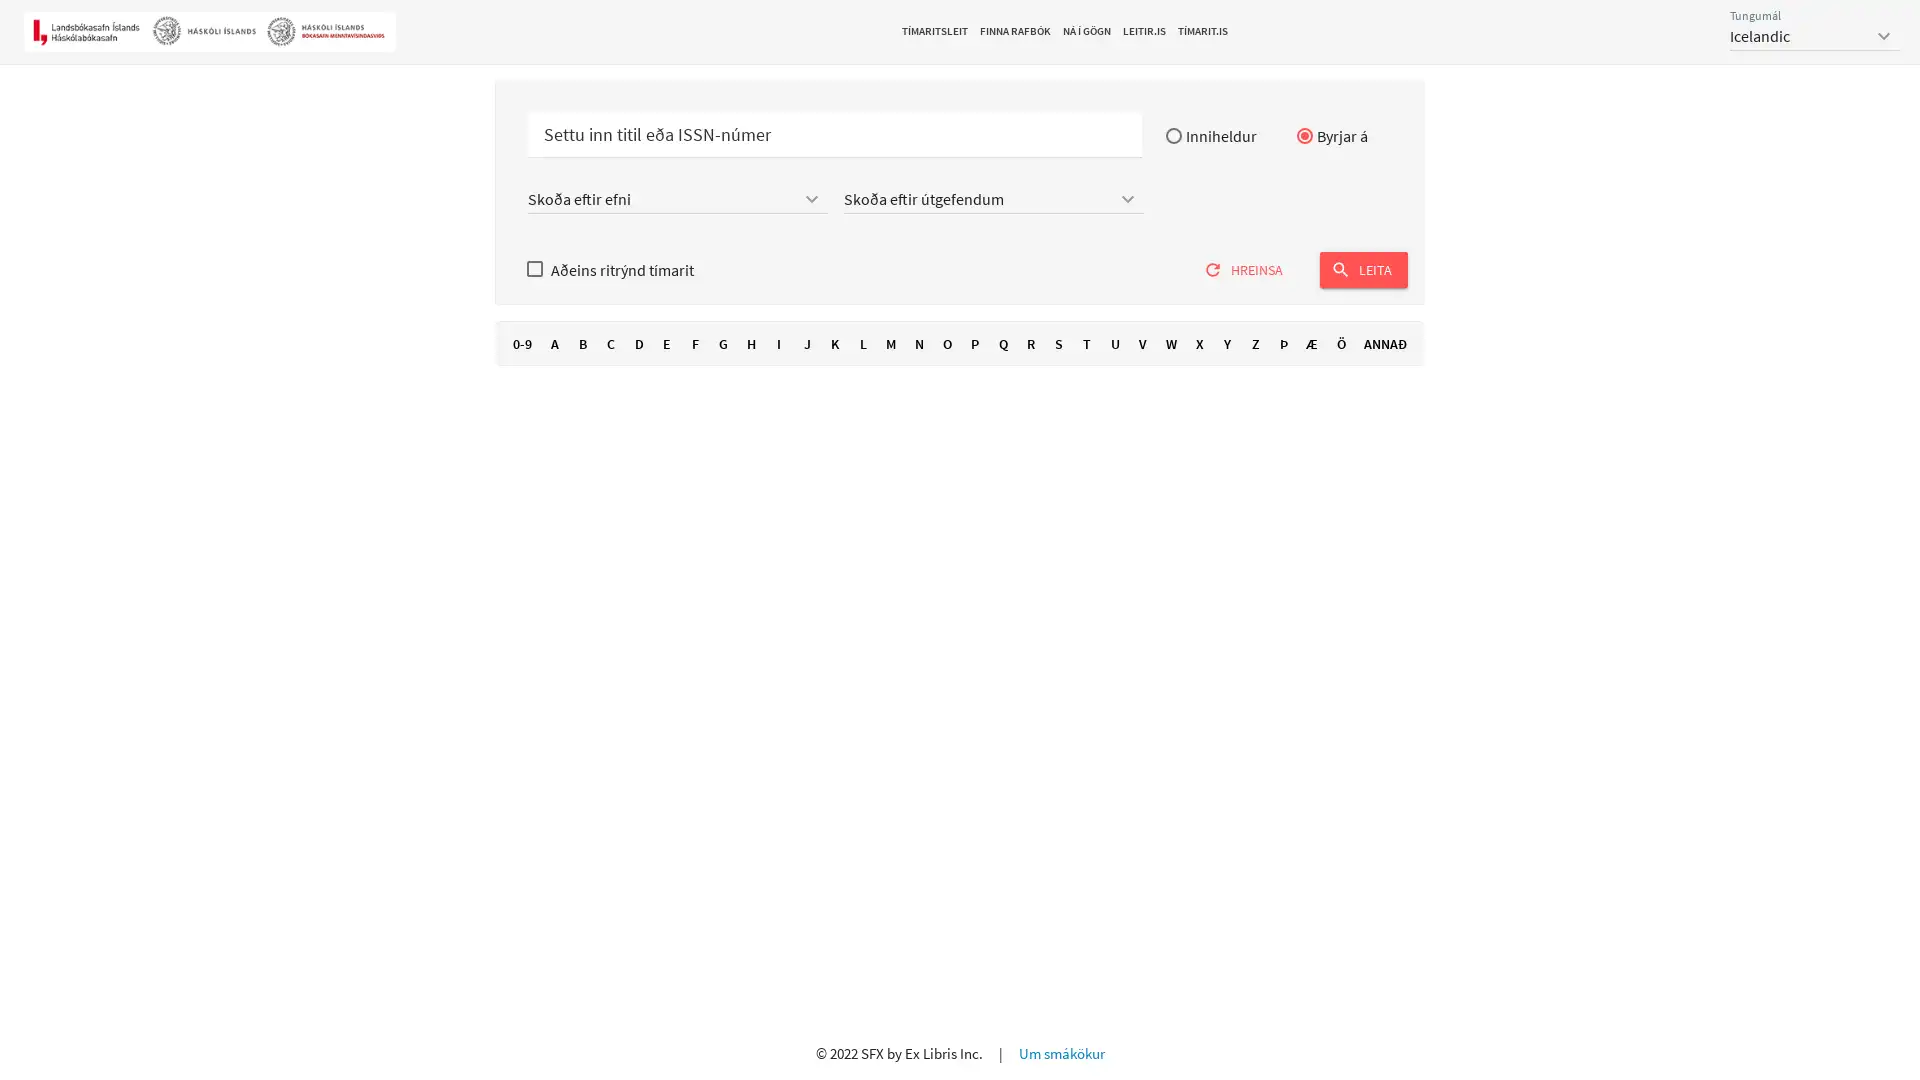 The image size is (1920, 1080). What do you see at coordinates (1253, 342) in the screenshot?
I see `Z` at bounding box center [1253, 342].